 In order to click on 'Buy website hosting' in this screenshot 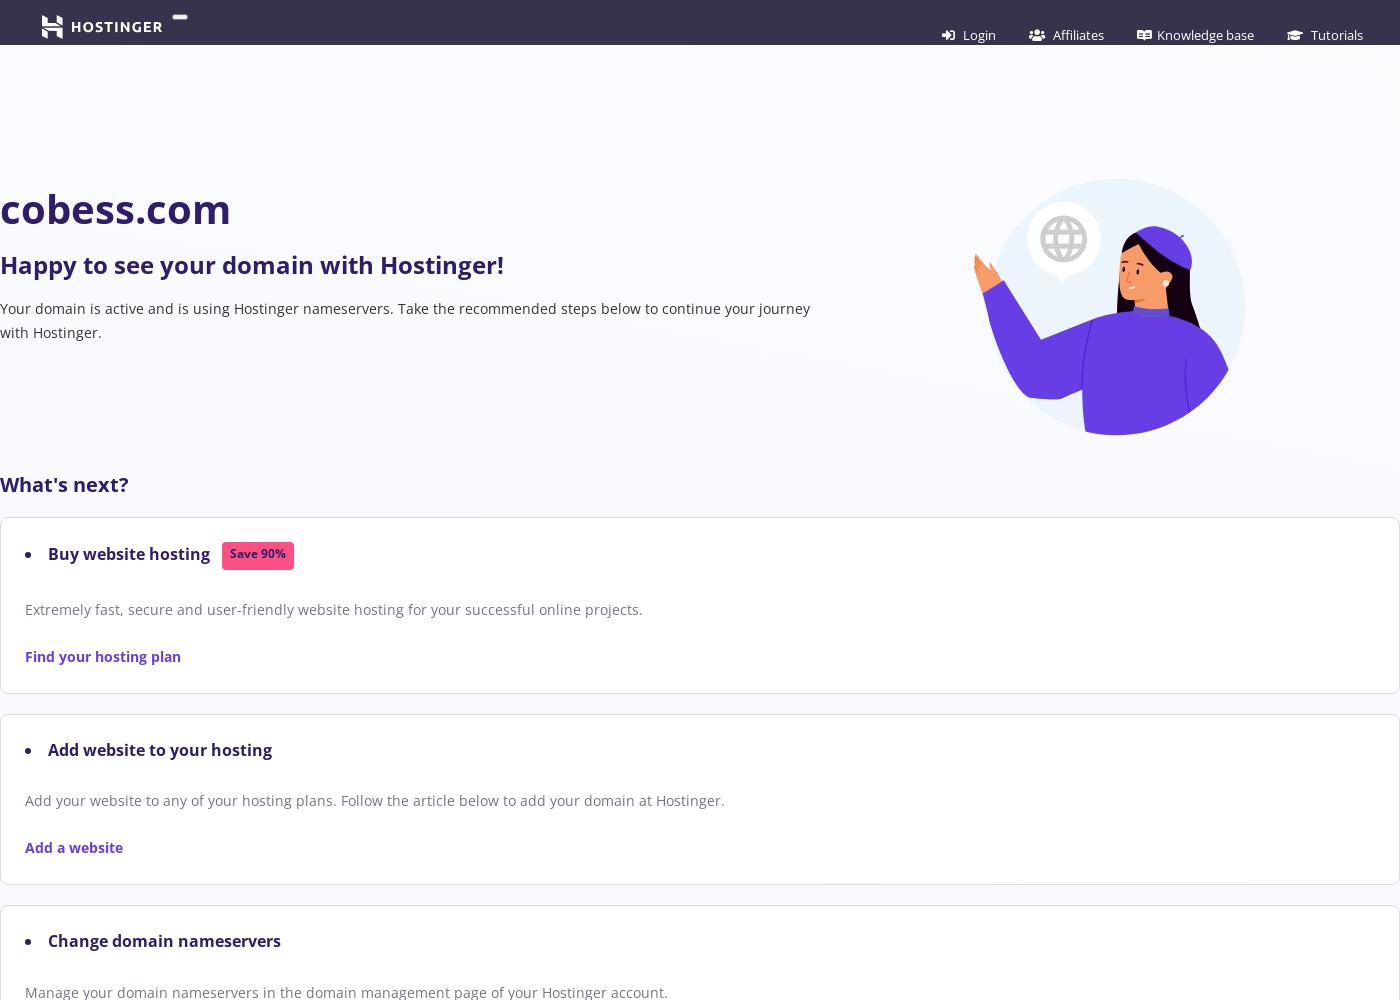, I will do `click(131, 554)`.